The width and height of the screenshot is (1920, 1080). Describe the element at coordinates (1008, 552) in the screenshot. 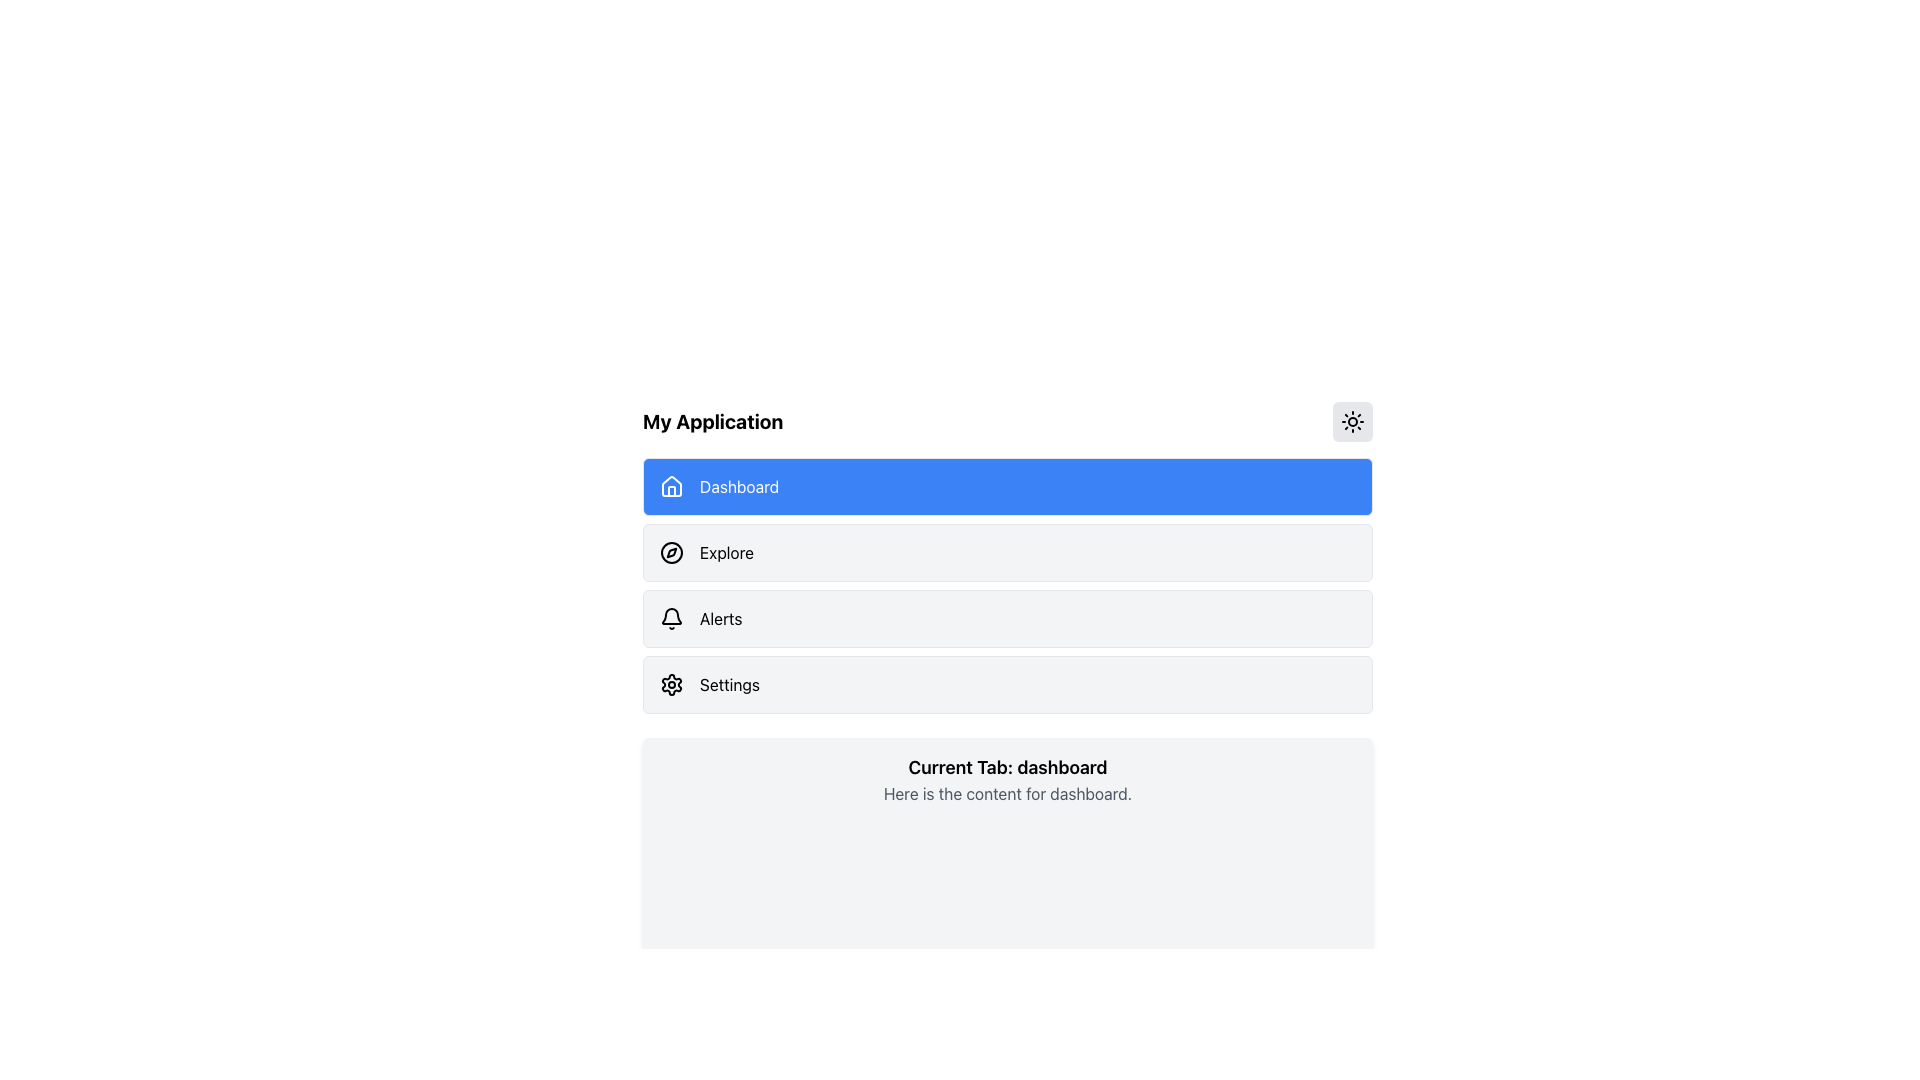

I see `the 'Explore' button in the sidebar menu` at that location.